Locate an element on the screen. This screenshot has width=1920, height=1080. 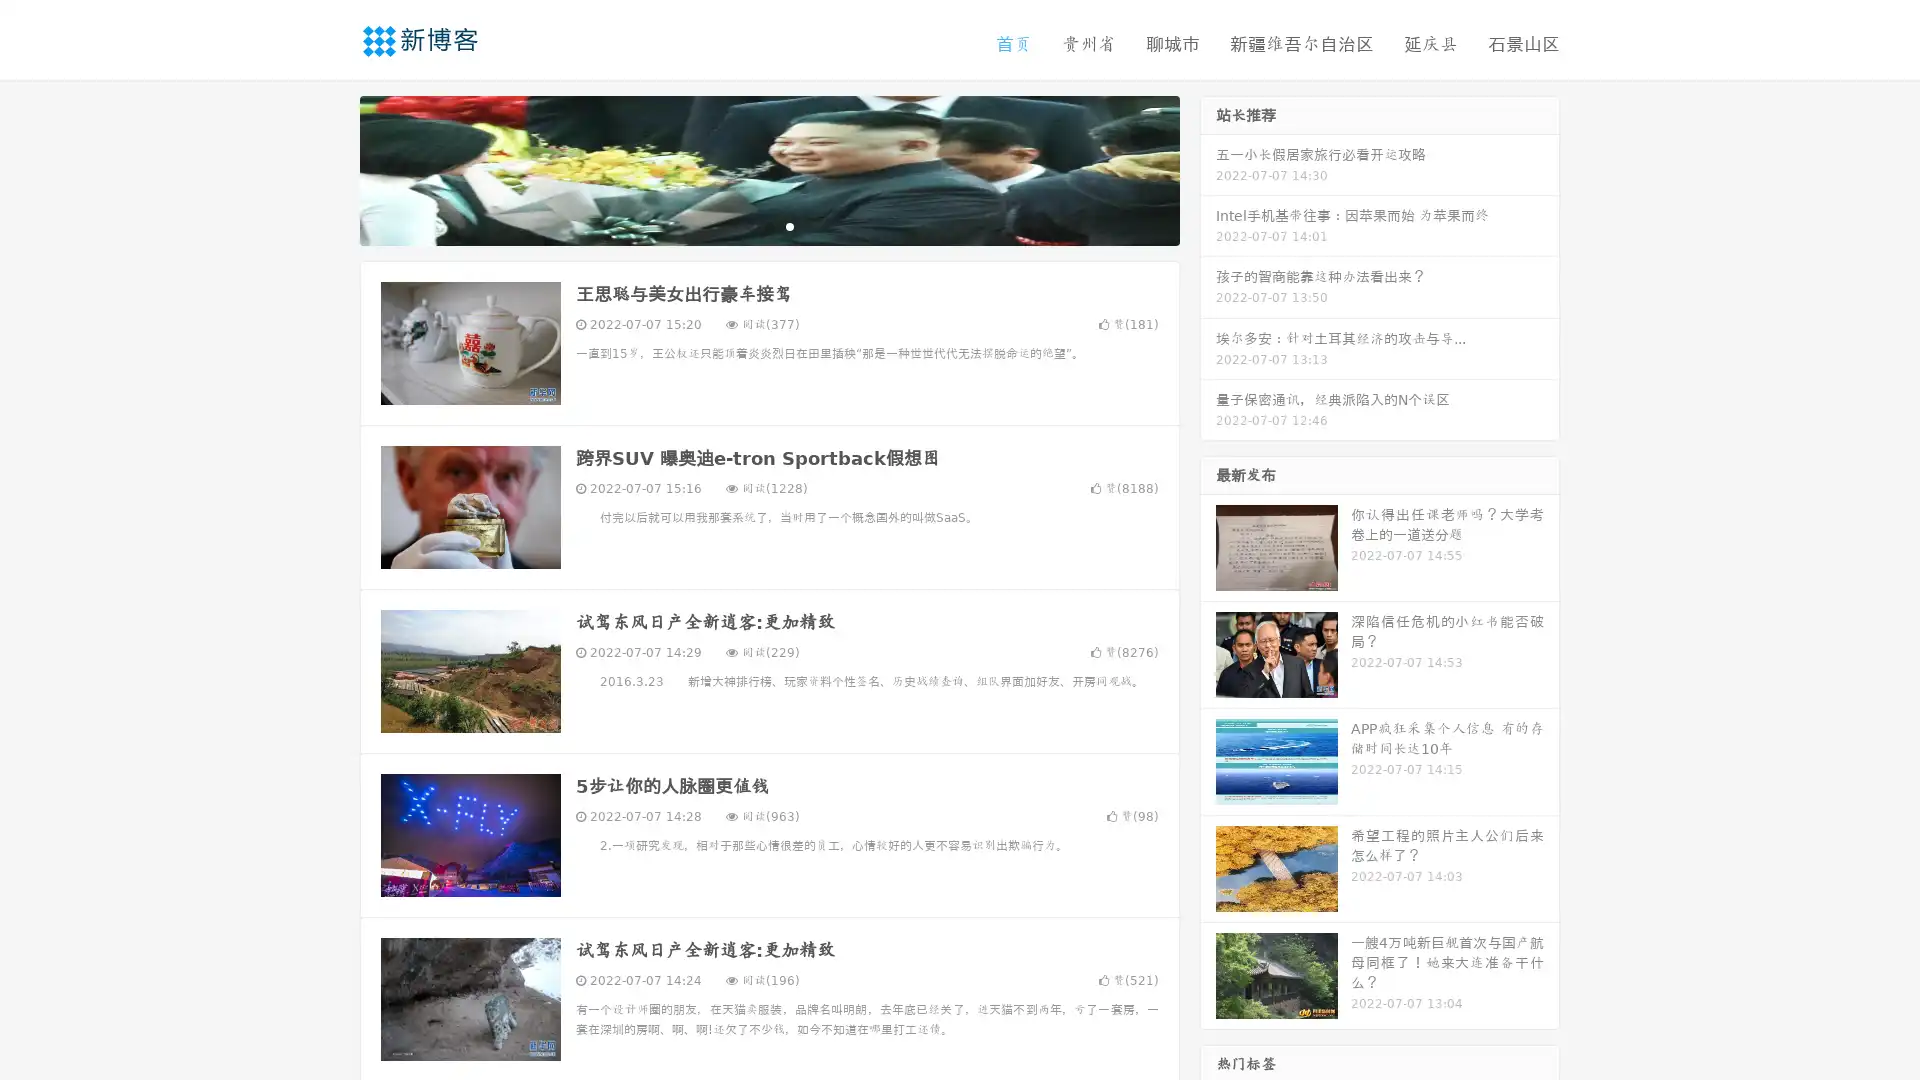
Go to slide 1 is located at coordinates (748, 225).